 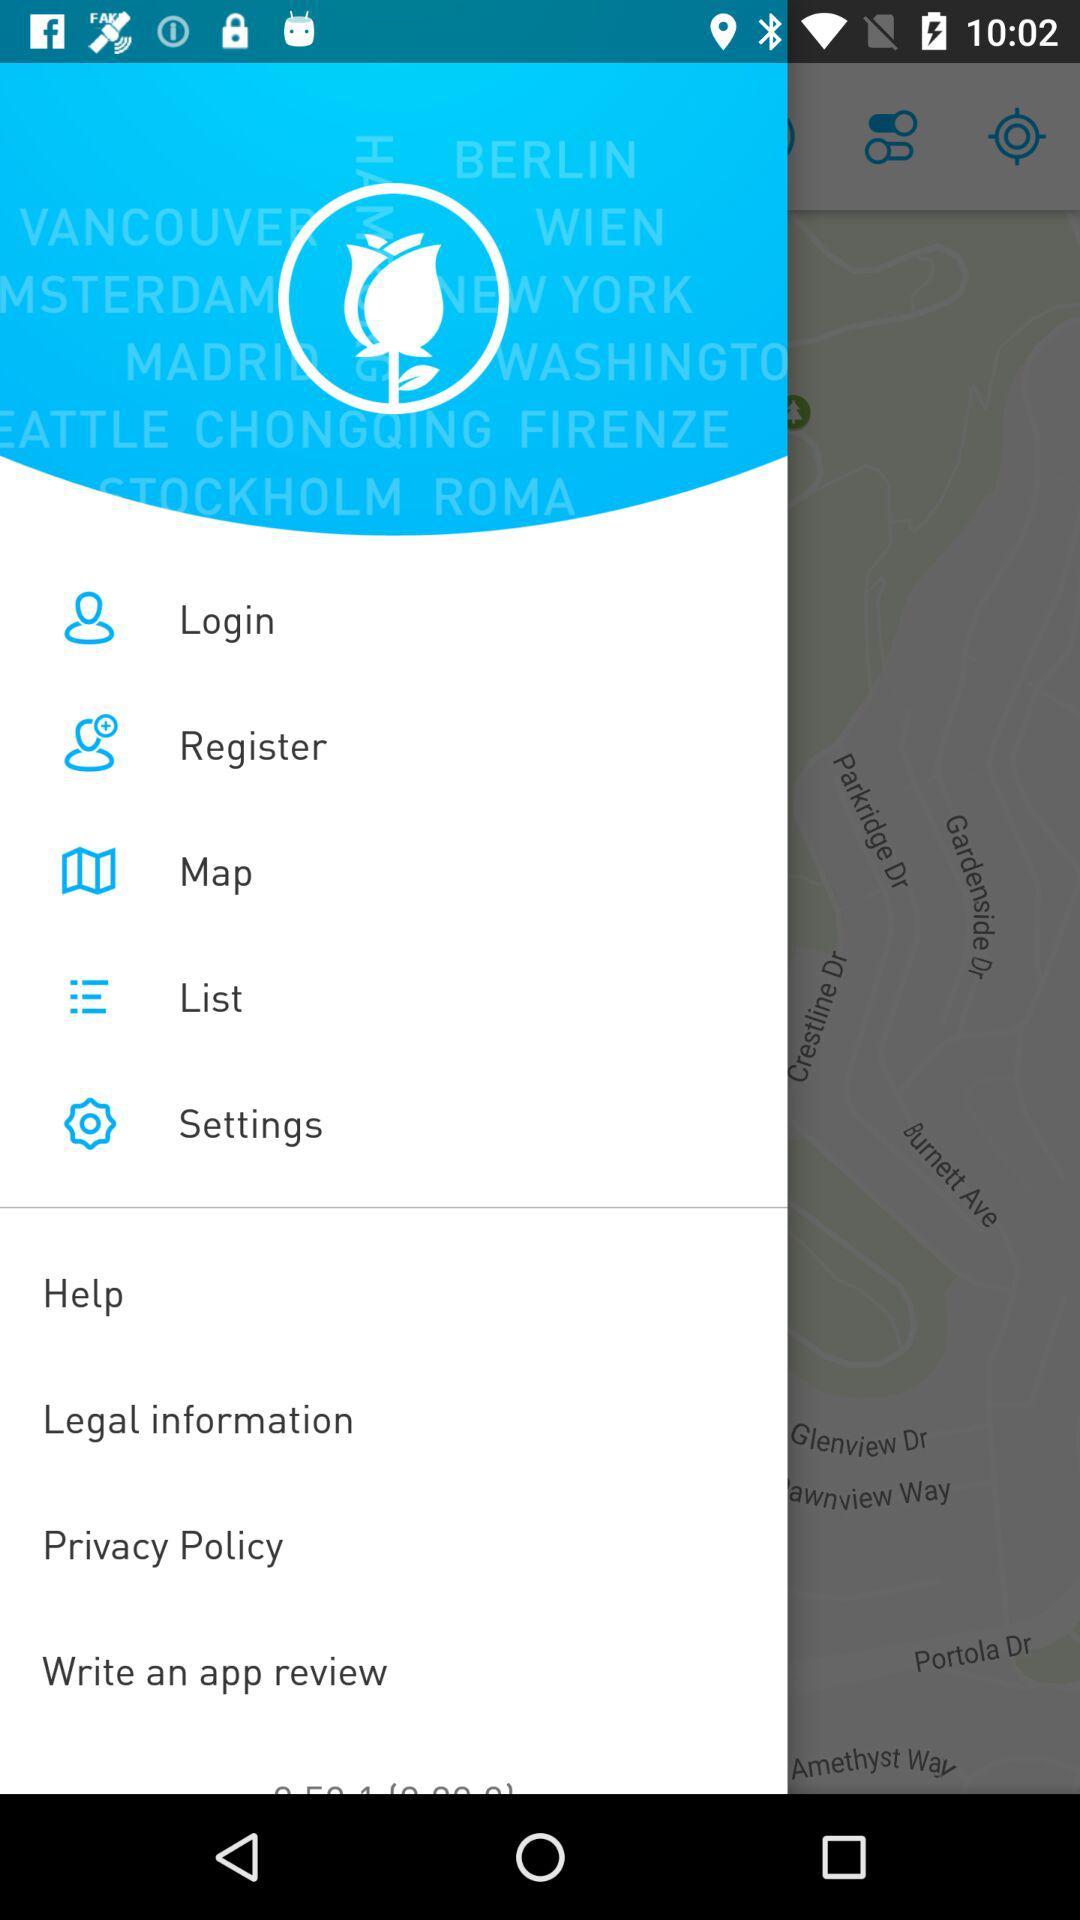 I want to click on the icon left to the recentric icon, so click(x=890, y=136).